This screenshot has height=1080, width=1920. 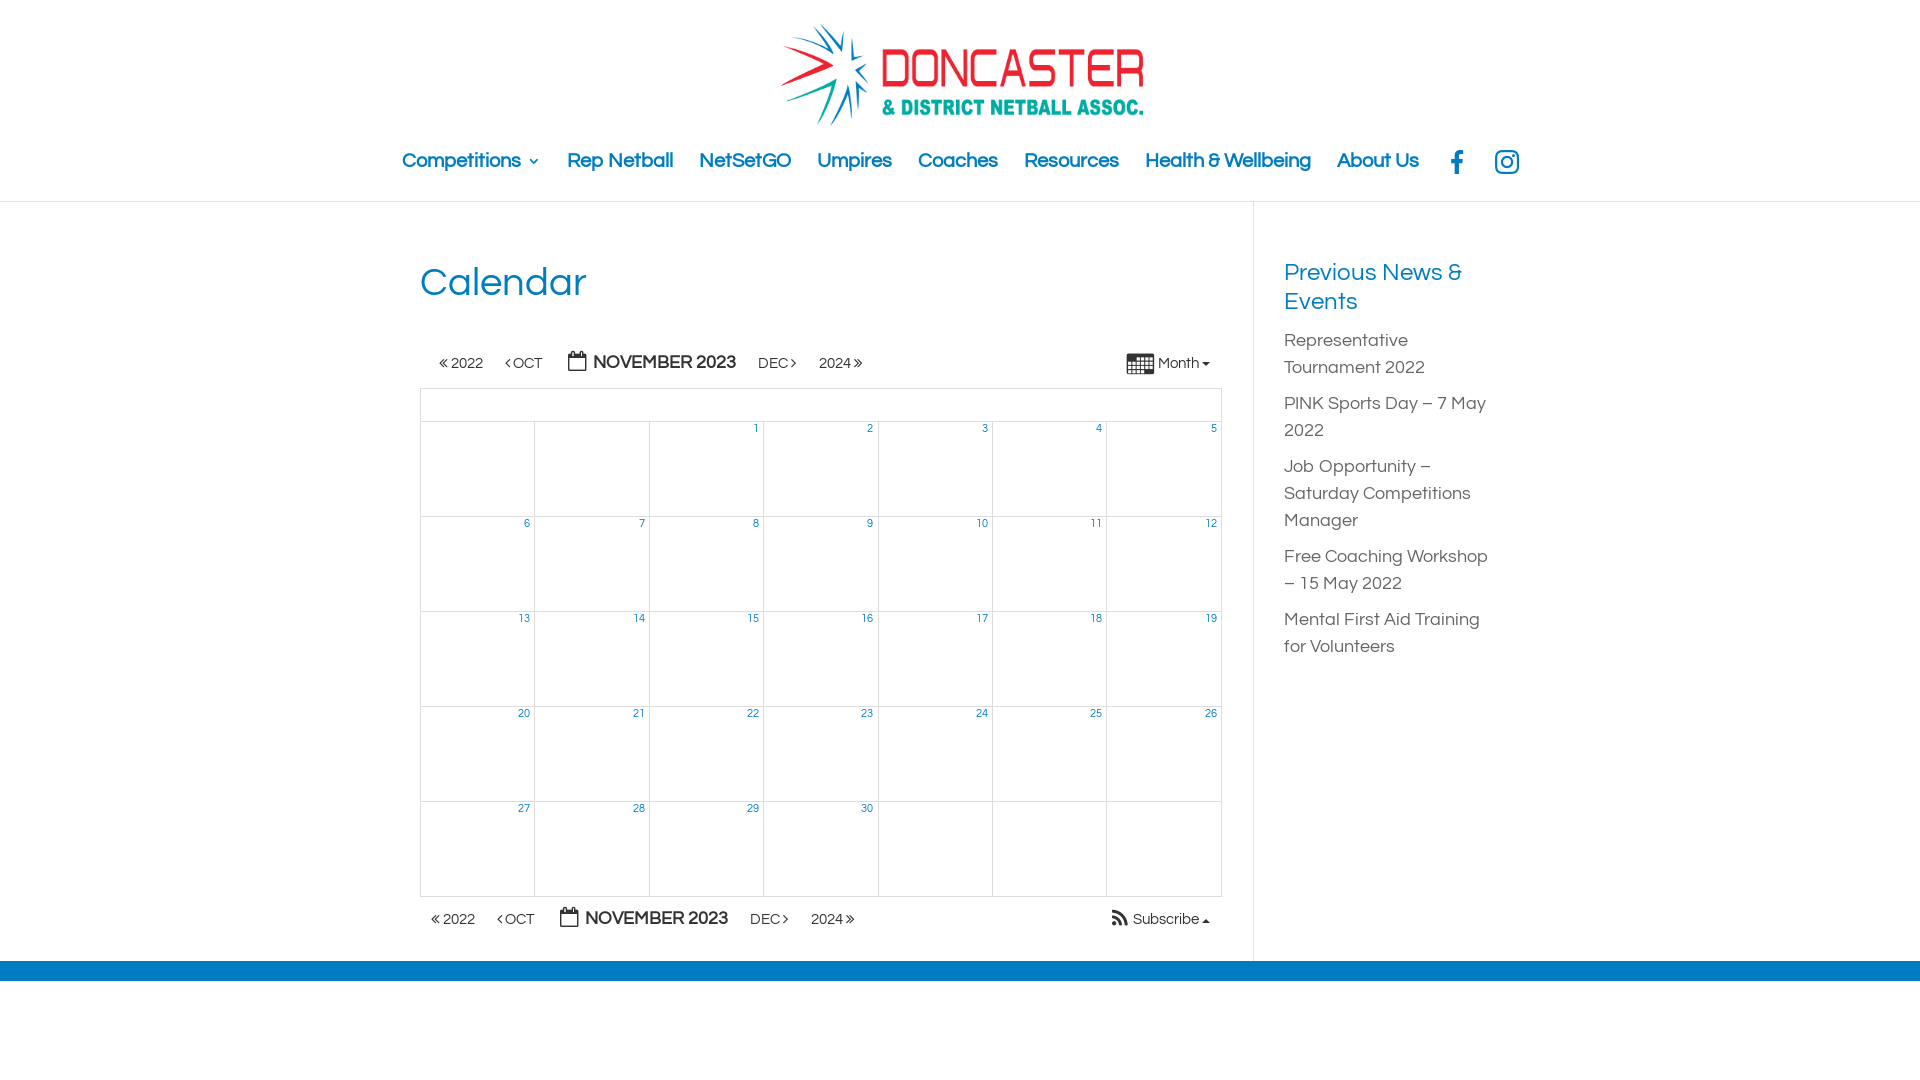 I want to click on 'DEC', so click(x=776, y=364).